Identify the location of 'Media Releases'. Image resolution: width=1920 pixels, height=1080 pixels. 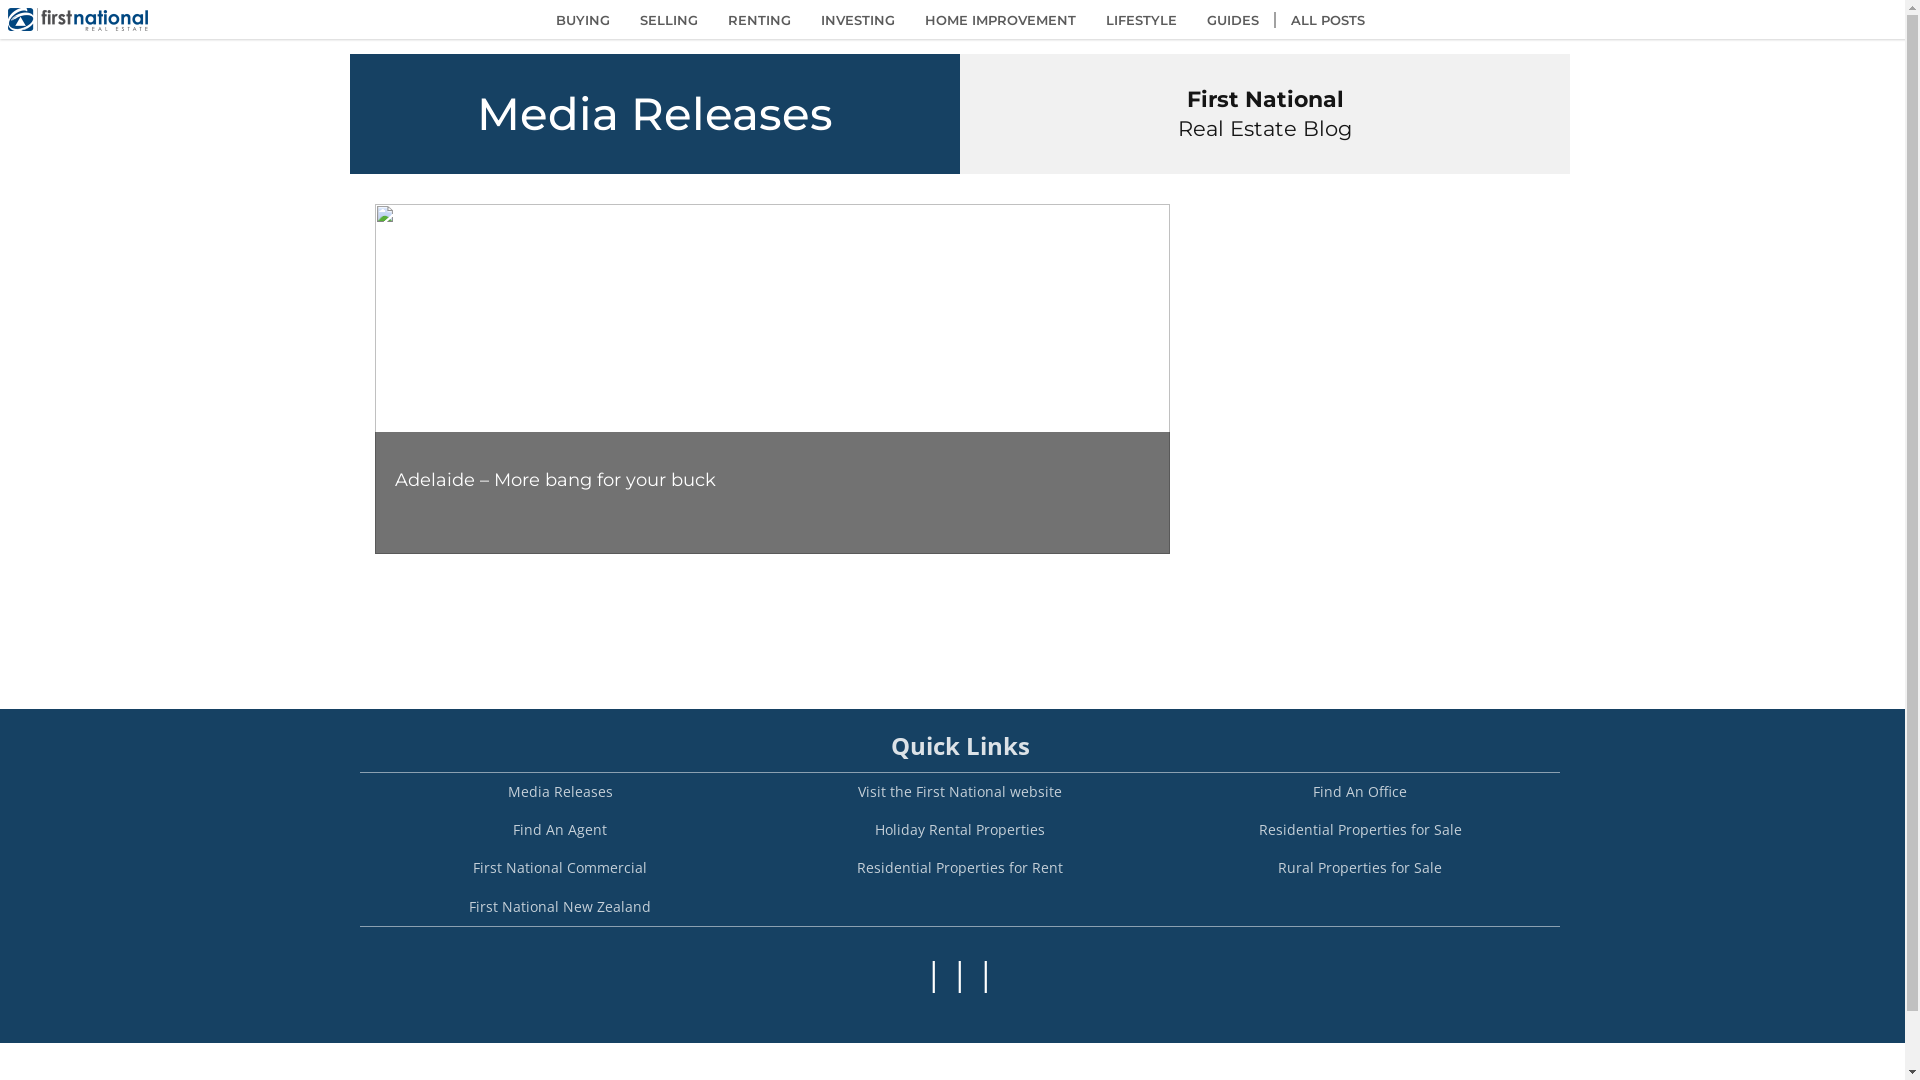
(560, 790).